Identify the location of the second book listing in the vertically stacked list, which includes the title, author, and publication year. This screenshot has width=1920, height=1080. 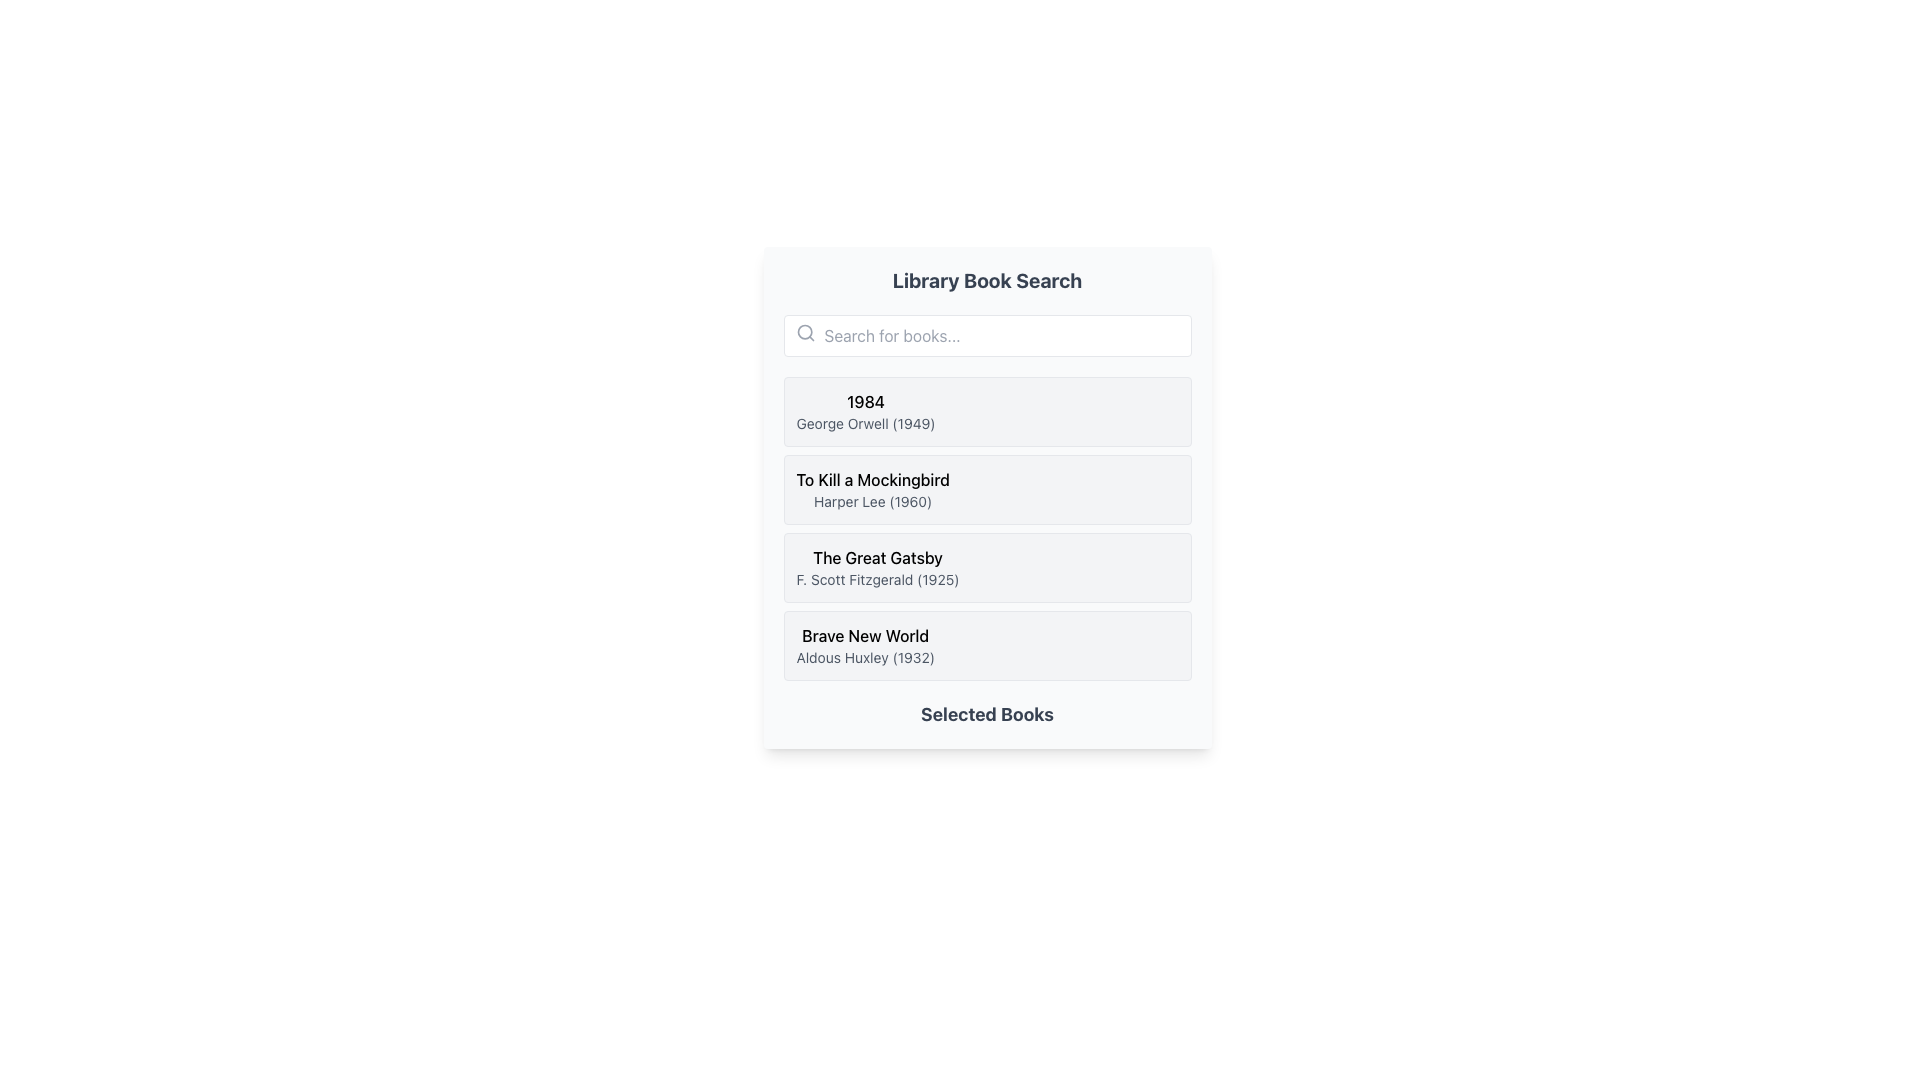
(873, 489).